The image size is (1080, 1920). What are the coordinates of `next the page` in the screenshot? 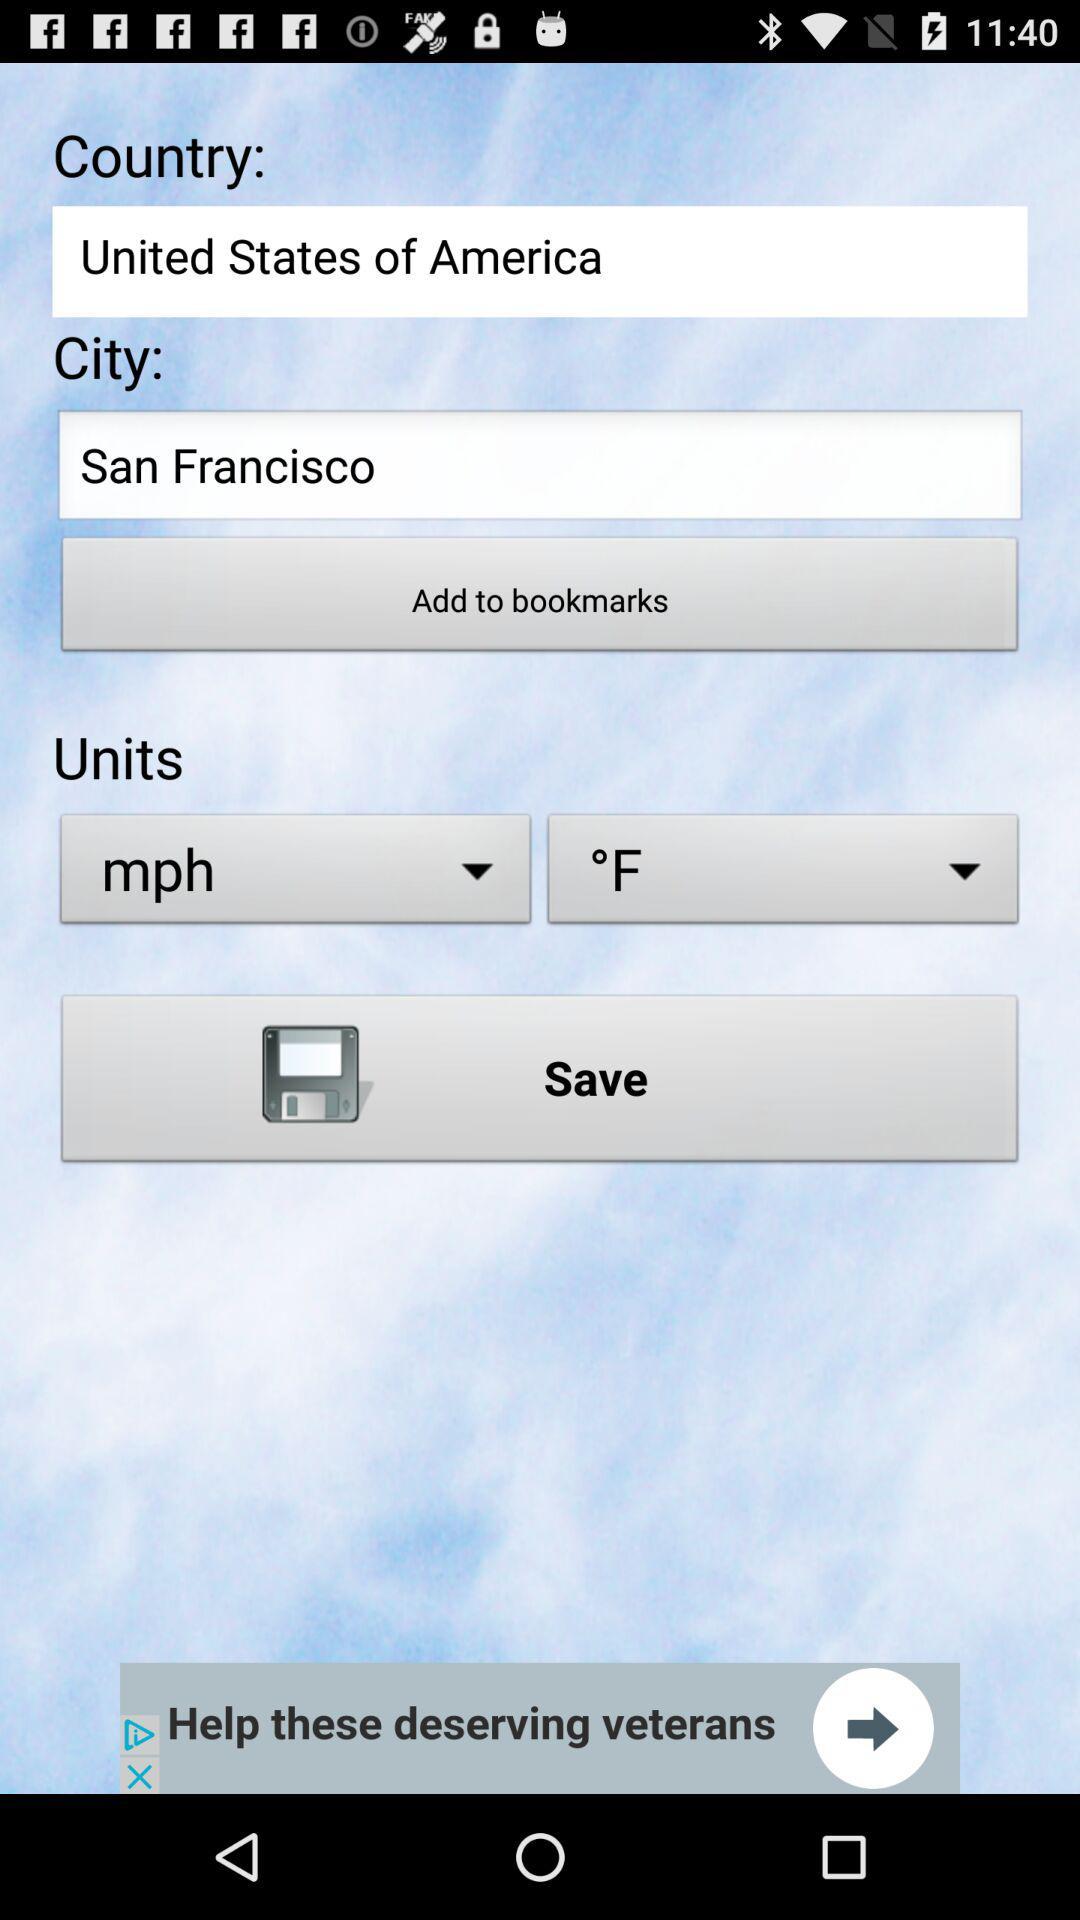 It's located at (540, 1727).